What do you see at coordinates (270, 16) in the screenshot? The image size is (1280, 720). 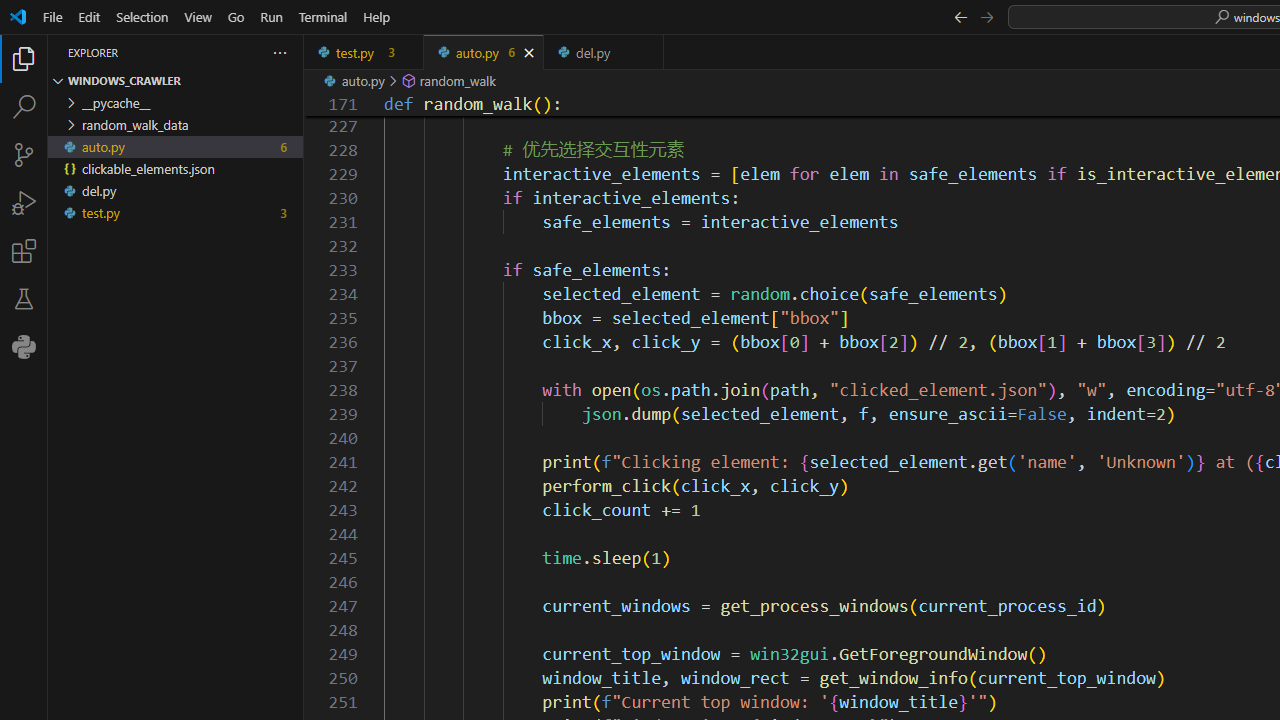 I see `'Run'` at bounding box center [270, 16].